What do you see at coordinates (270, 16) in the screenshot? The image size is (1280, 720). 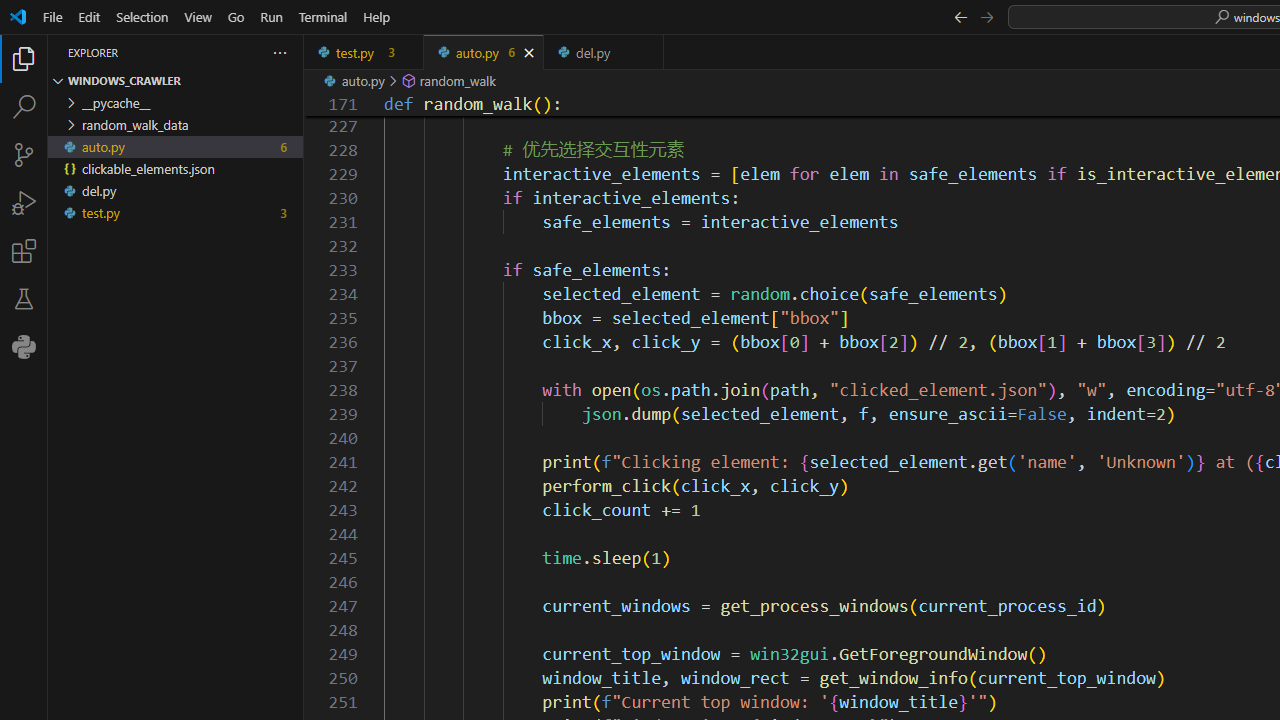 I see `'Run'` at bounding box center [270, 16].